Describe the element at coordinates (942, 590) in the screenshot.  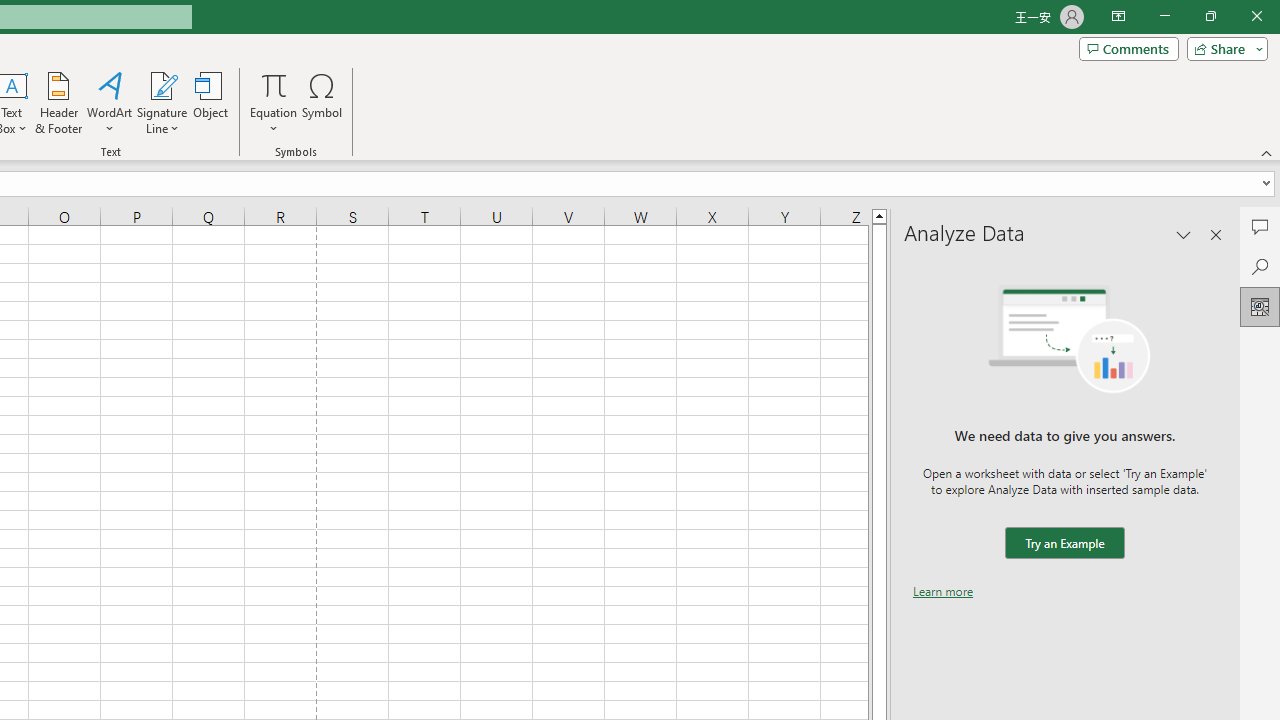
I see `'Learn more'` at that location.